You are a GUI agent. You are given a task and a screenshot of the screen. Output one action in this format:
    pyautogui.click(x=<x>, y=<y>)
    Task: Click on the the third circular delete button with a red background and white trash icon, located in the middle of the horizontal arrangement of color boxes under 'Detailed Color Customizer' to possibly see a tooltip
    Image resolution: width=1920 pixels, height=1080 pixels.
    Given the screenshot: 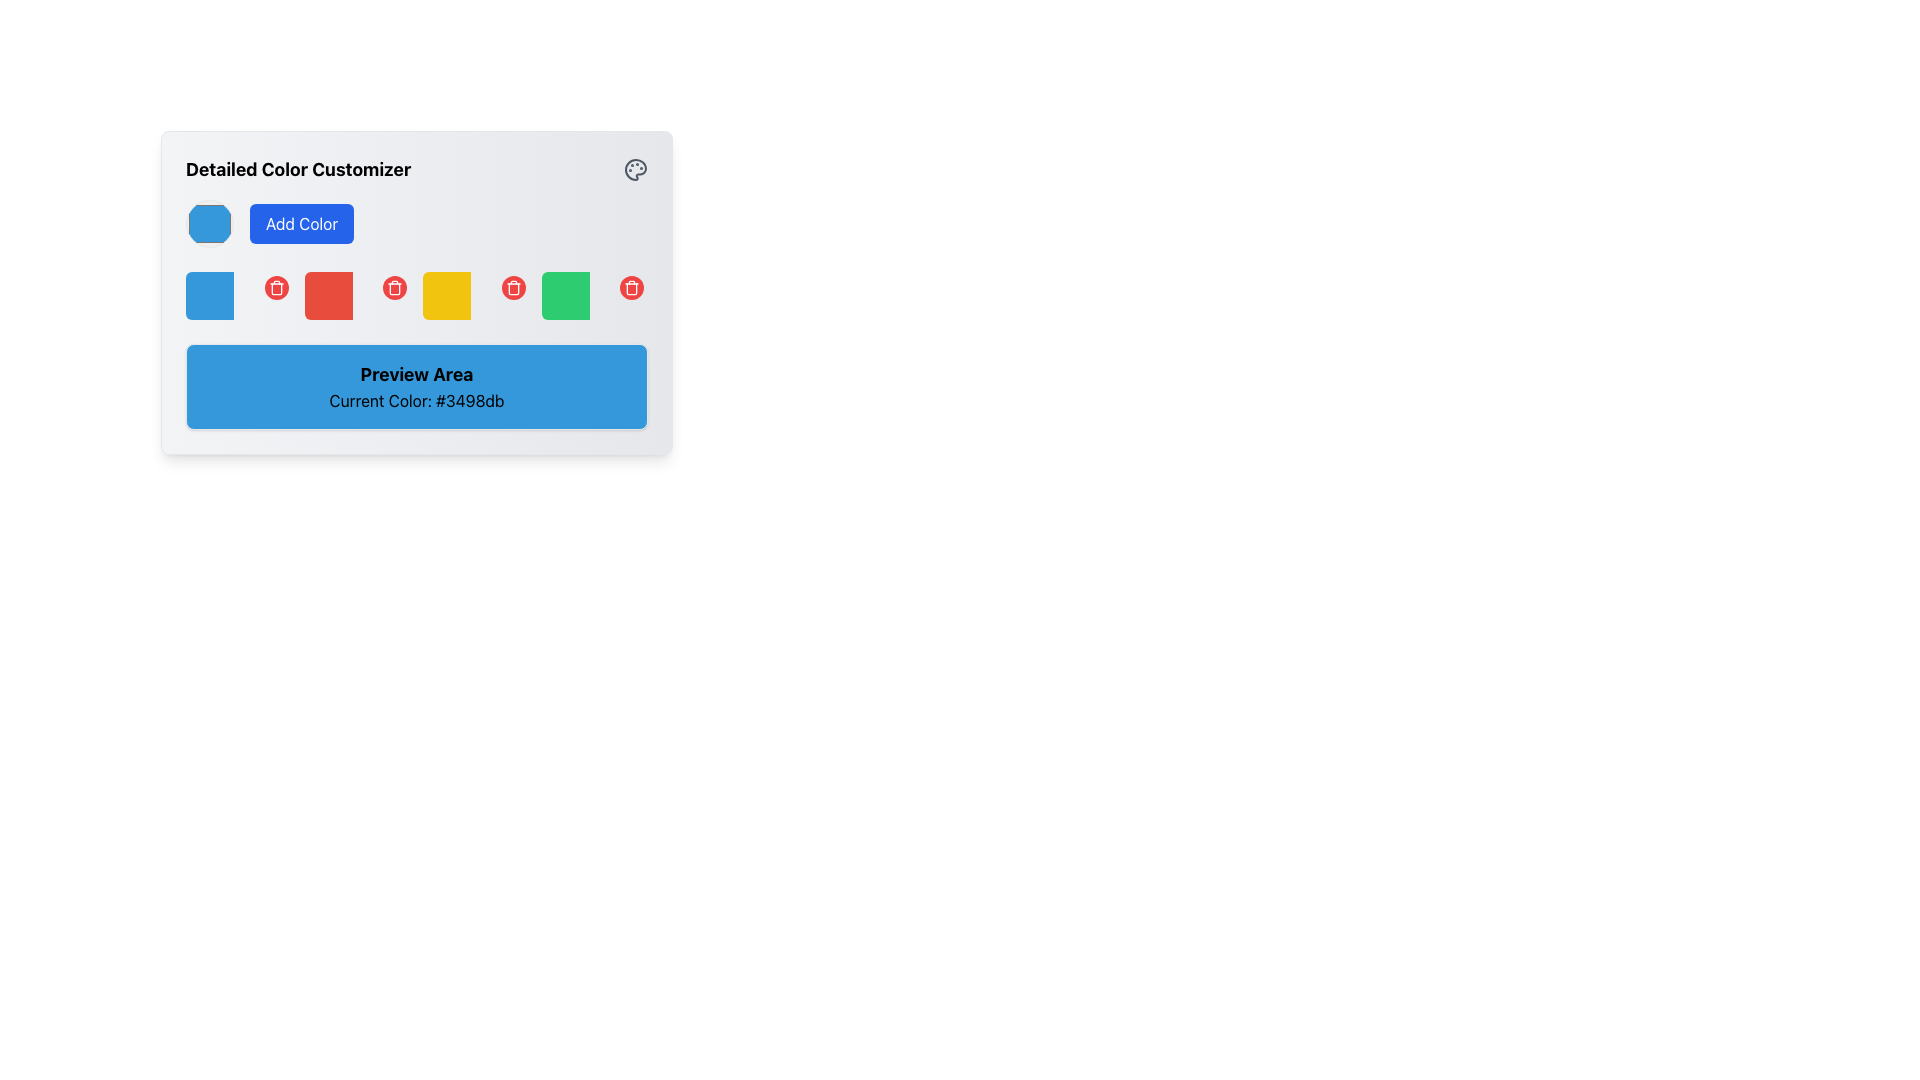 What is the action you would take?
    pyautogui.click(x=394, y=288)
    